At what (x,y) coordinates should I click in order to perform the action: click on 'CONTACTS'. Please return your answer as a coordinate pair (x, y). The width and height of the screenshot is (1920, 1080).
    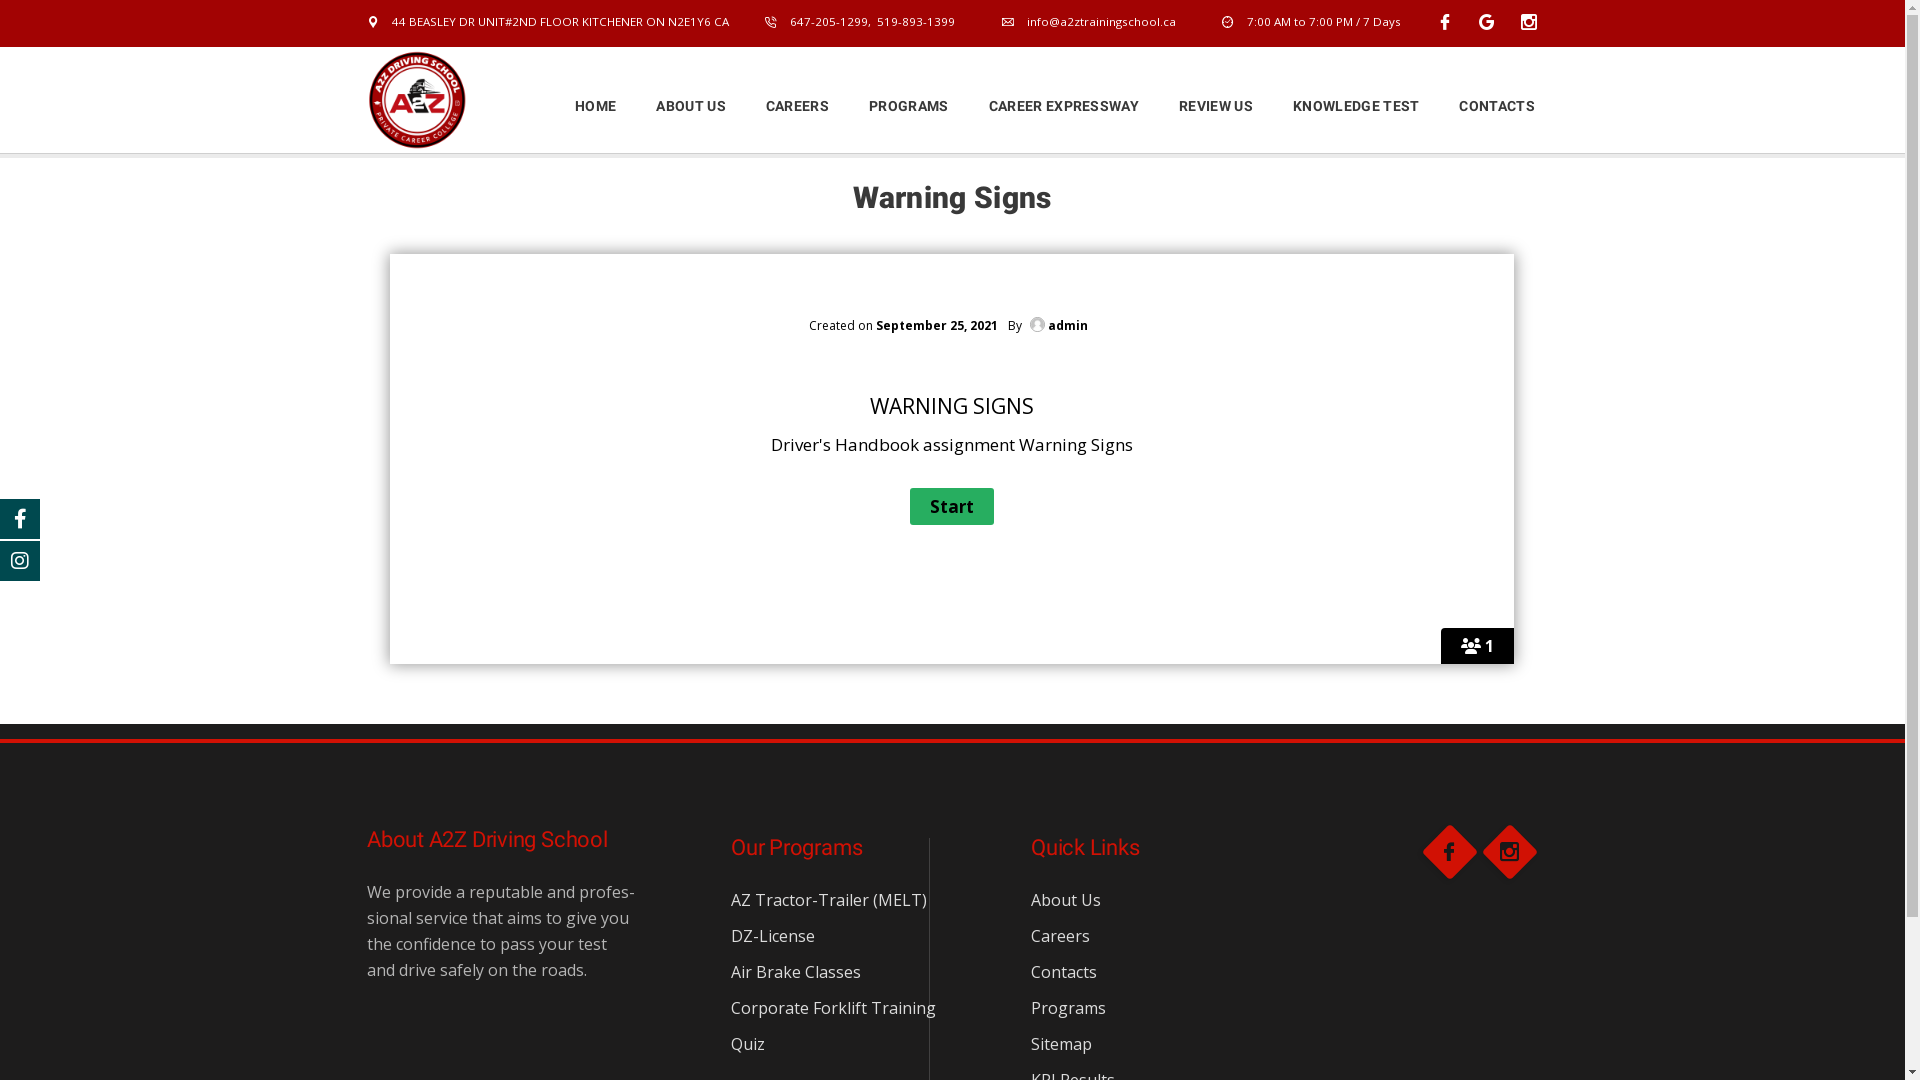
    Looking at the image, I should click on (1487, 105).